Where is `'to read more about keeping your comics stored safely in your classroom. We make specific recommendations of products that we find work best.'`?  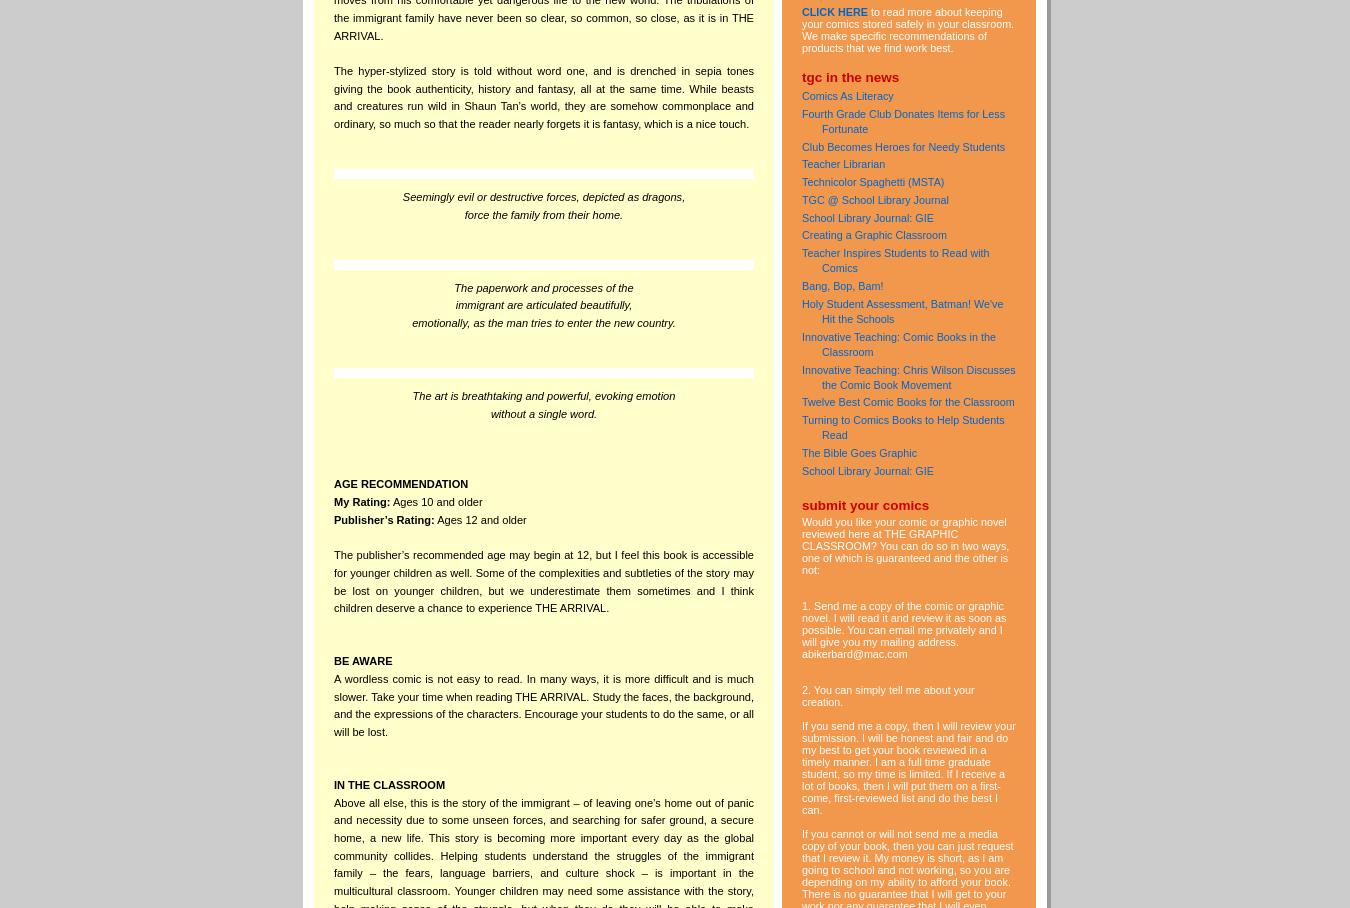
'to read more about keeping your comics stored safely in your classroom. We make specific recommendations of products that we find work best.' is located at coordinates (907, 28).